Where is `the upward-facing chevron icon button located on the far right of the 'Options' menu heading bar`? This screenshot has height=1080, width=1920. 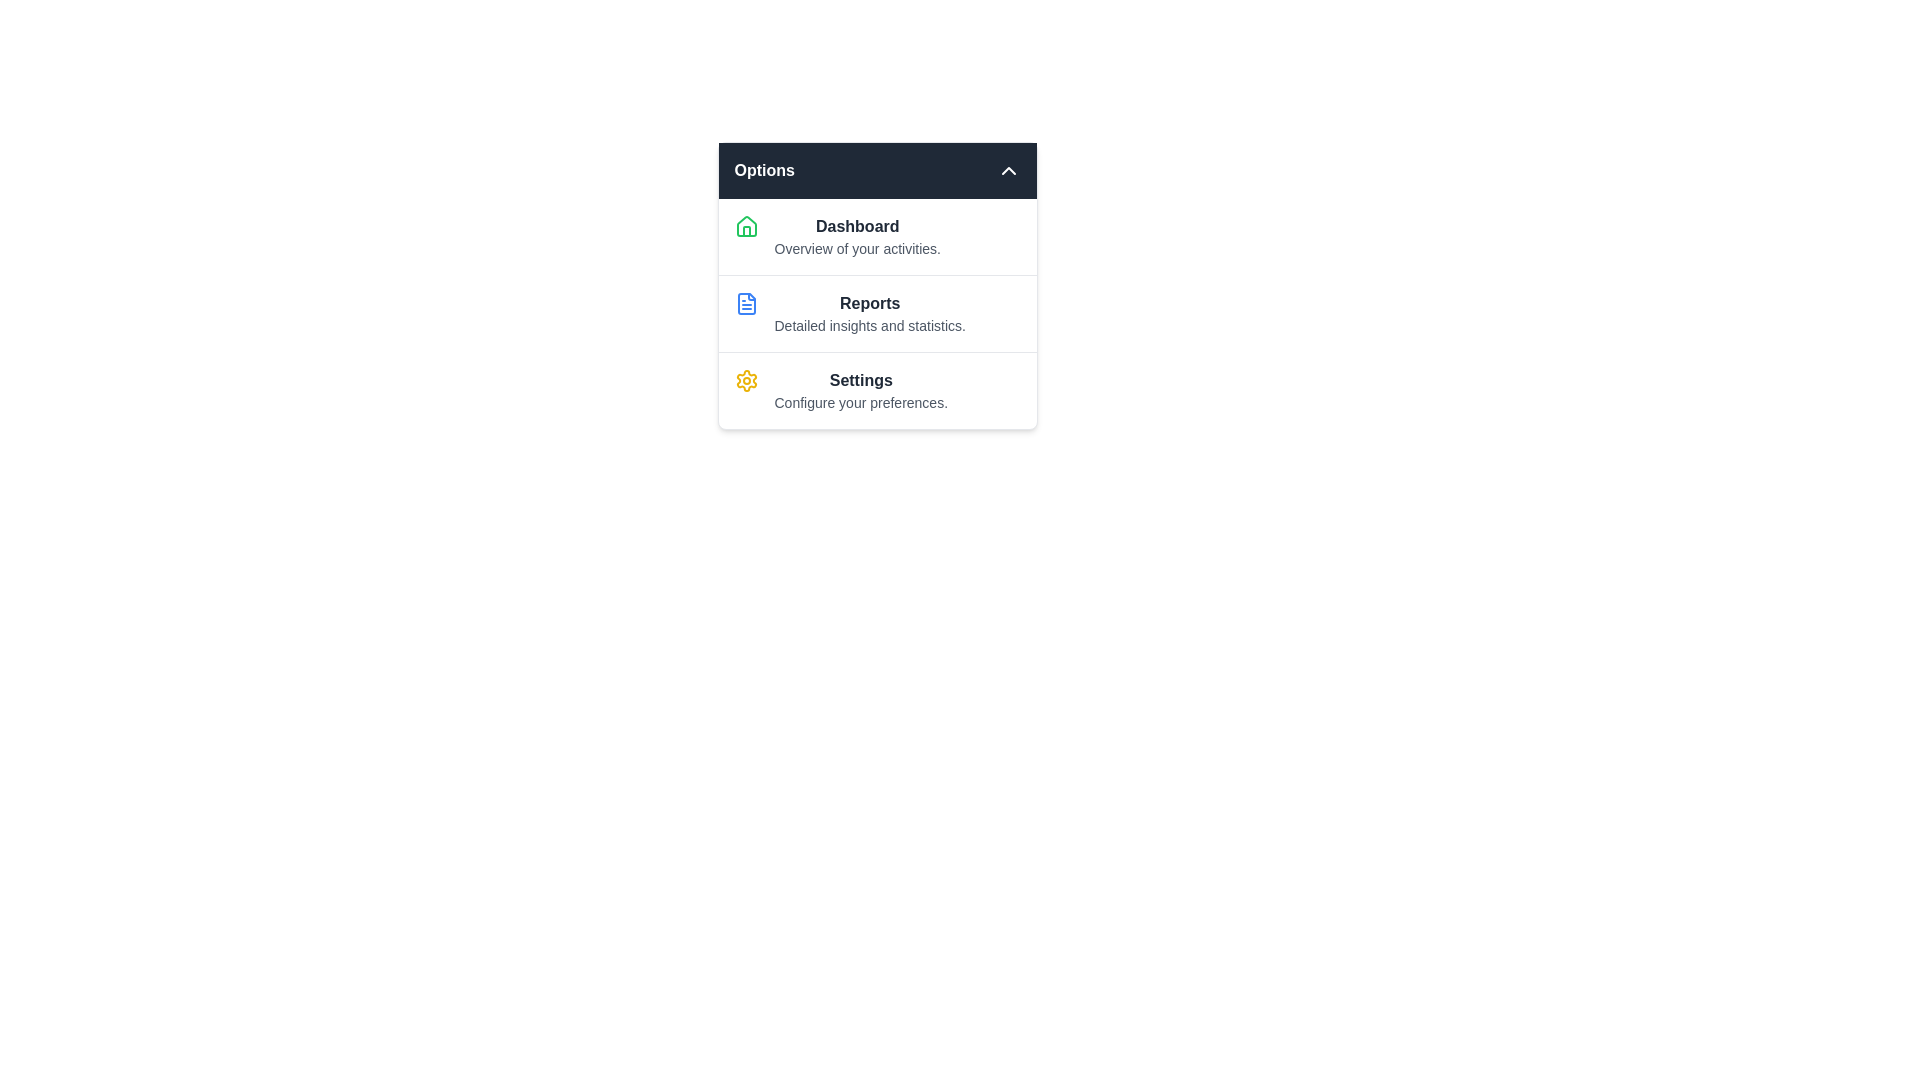 the upward-facing chevron icon button located on the far right of the 'Options' menu heading bar is located at coordinates (1008, 169).